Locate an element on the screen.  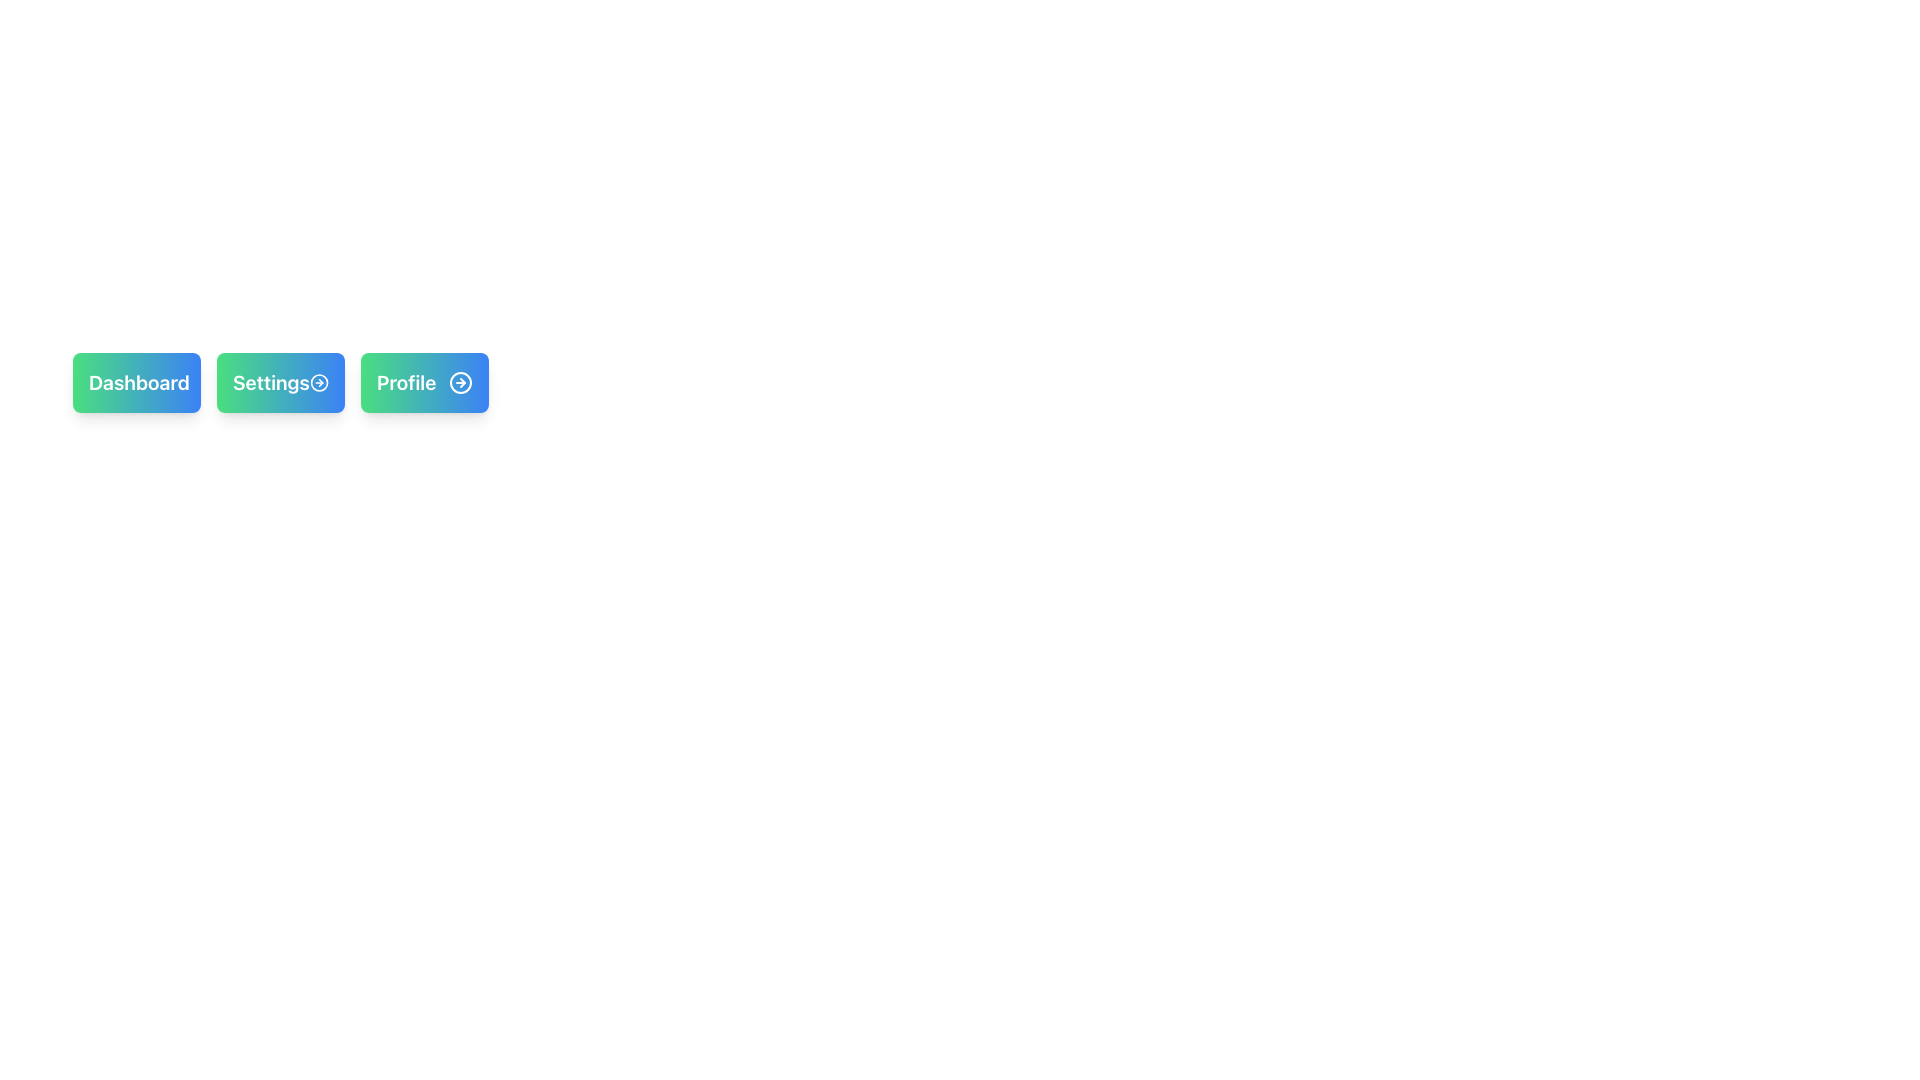
the right-pointing arrow icon inside the Settings button, which is visually characterized by a white arrow in a circle against a blue background is located at coordinates (318, 382).